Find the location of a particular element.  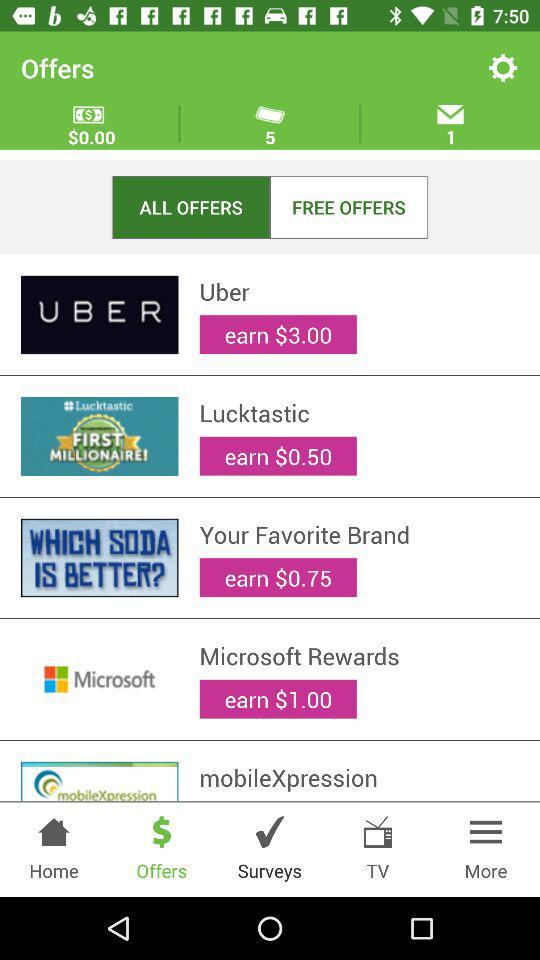

icon below earn $0.50 icon is located at coordinates (358, 533).